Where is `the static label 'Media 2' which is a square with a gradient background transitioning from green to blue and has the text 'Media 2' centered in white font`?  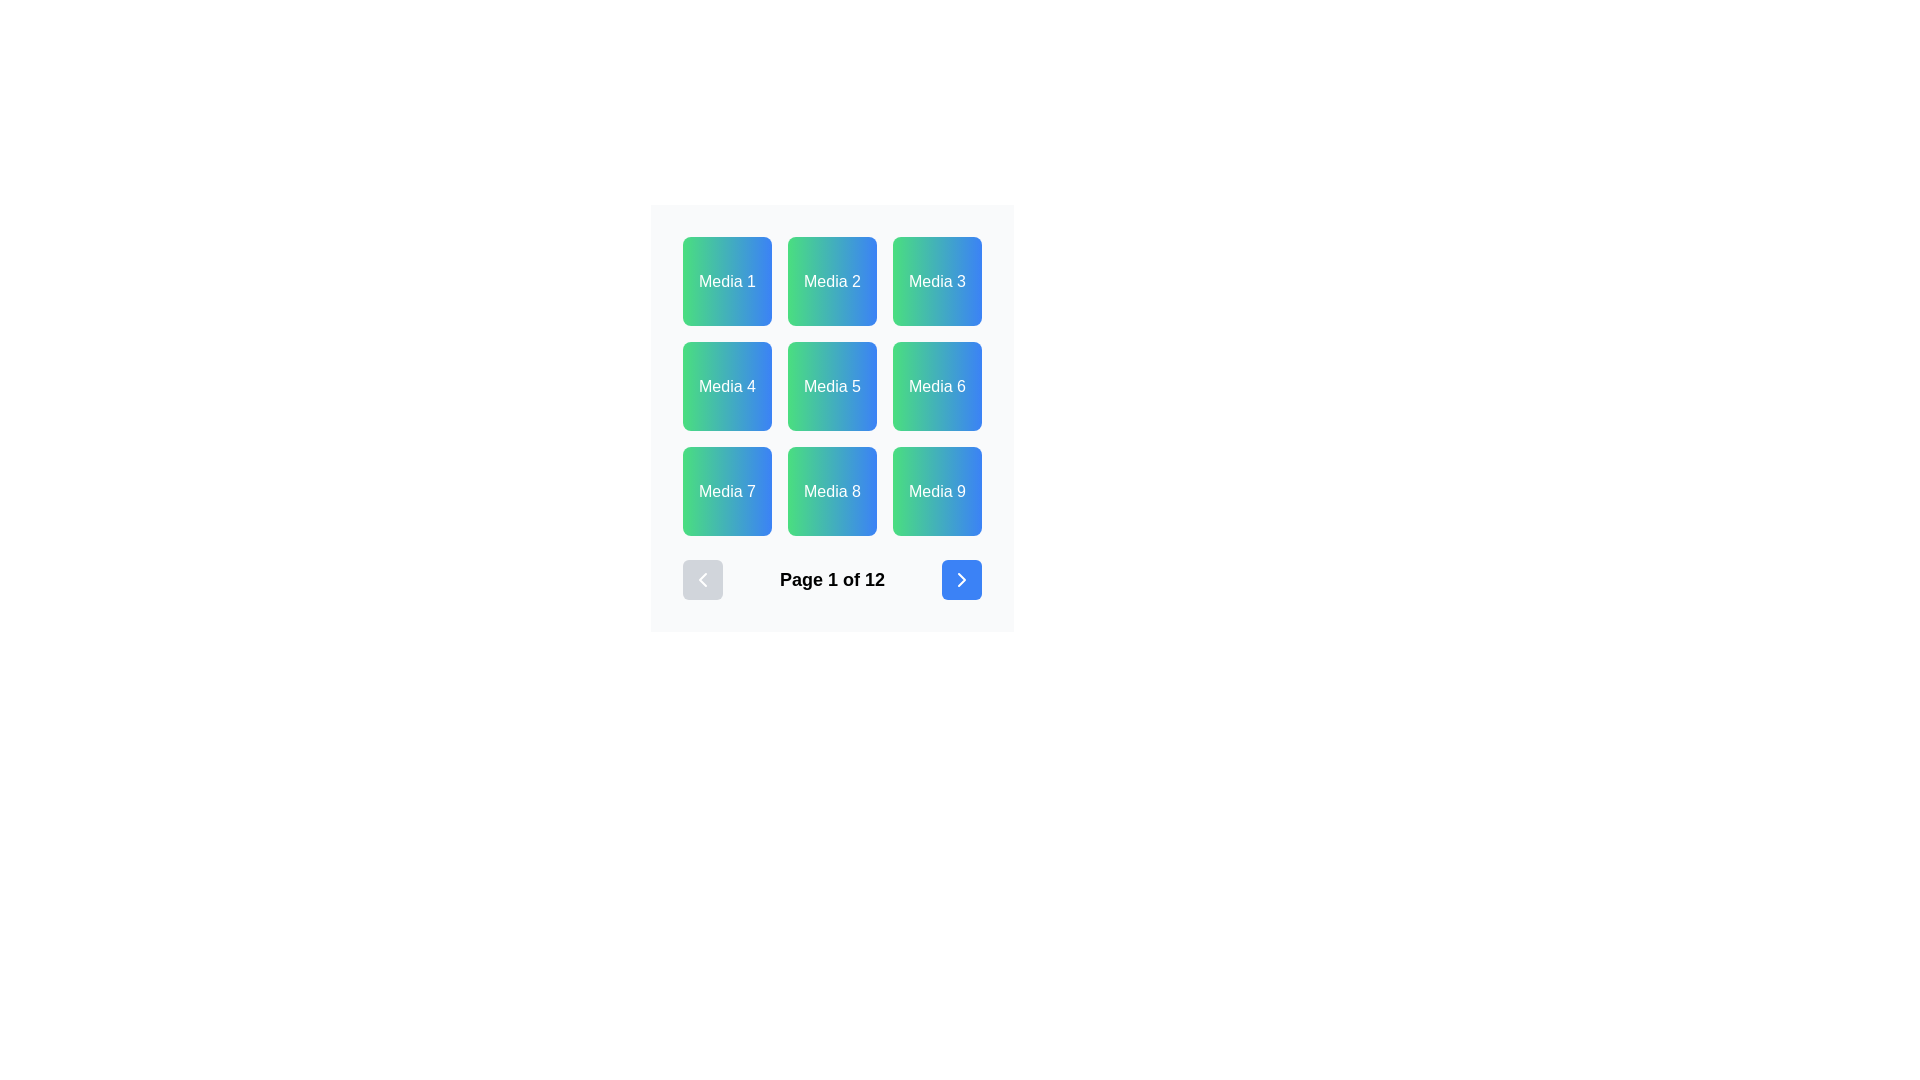
the static label 'Media 2' which is a square with a gradient background transitioning from green to blue and has the text 'Media 2' centered in white font is located at coordinates (832, 281).